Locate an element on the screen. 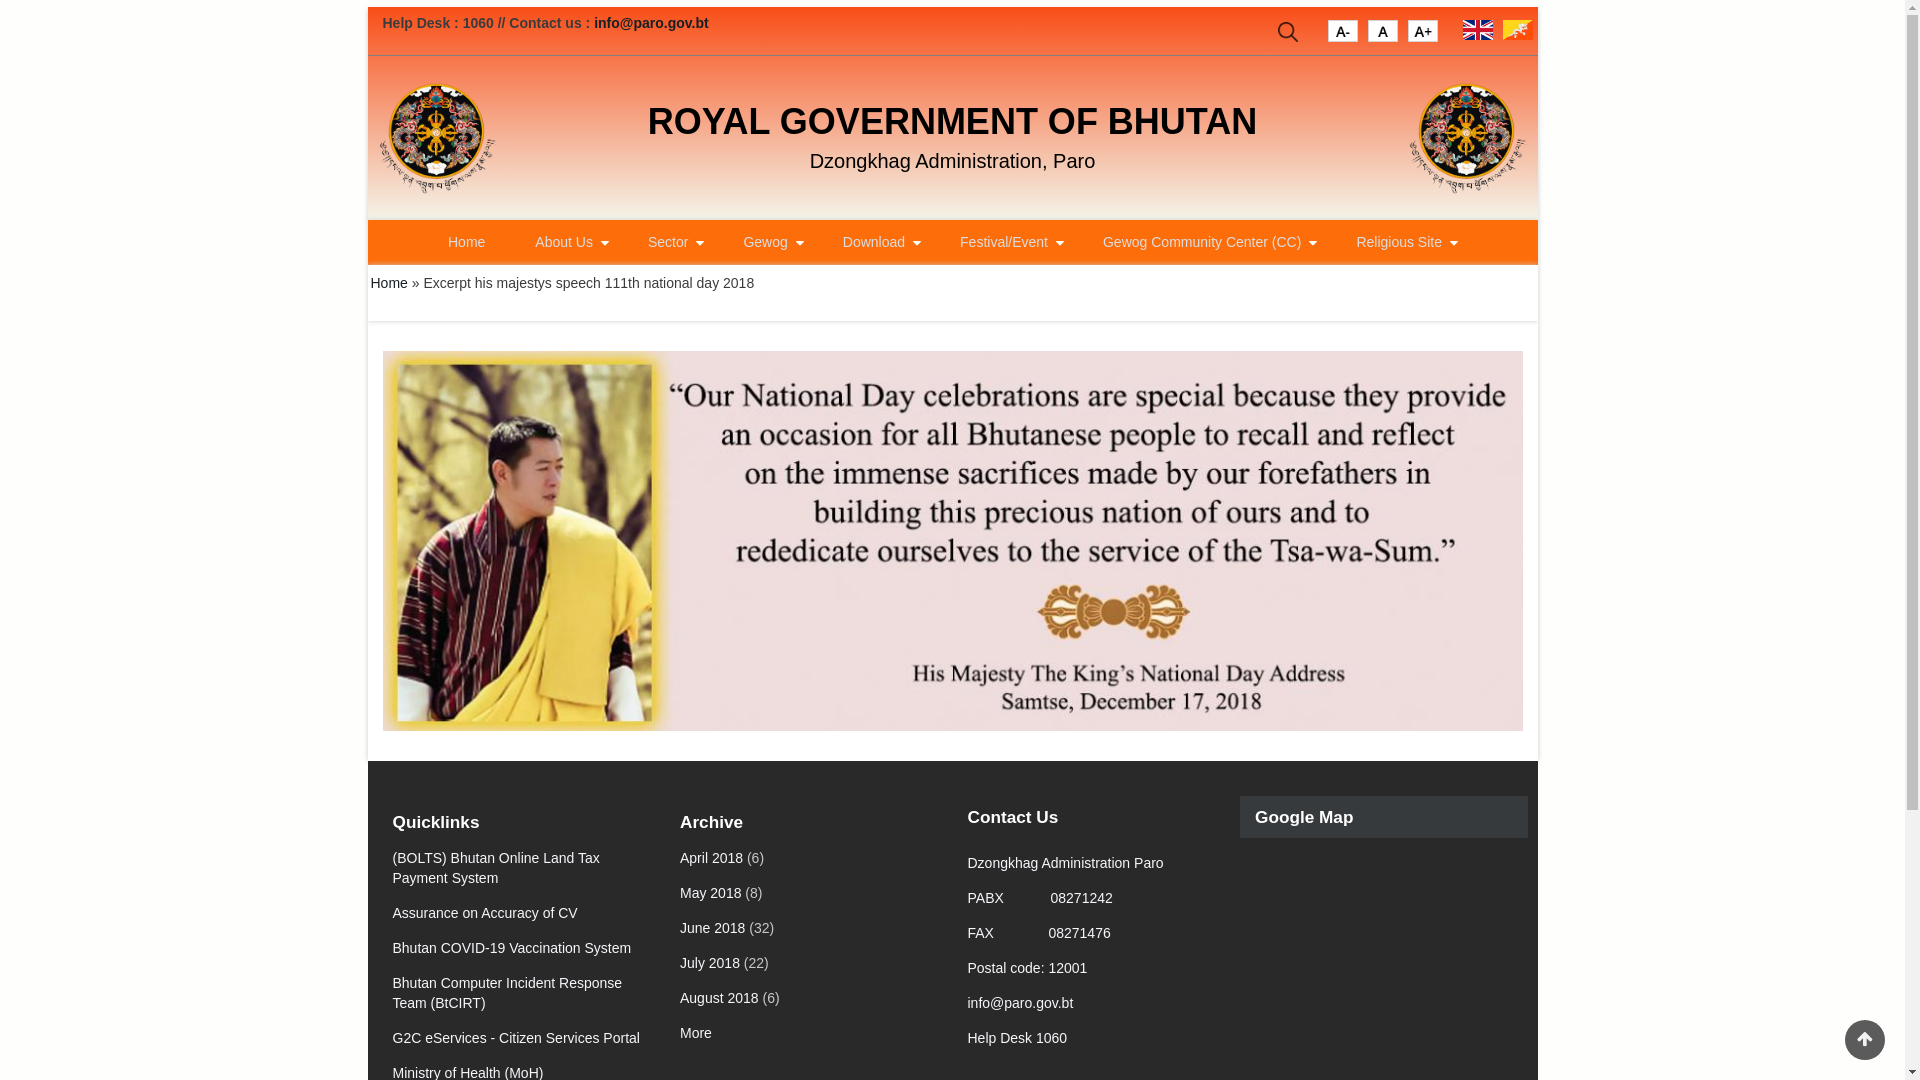 The height and width of the screenshot is (1080, 1920). 'Assurance on Accuracy of CV' is located at coordinates (484, 913).